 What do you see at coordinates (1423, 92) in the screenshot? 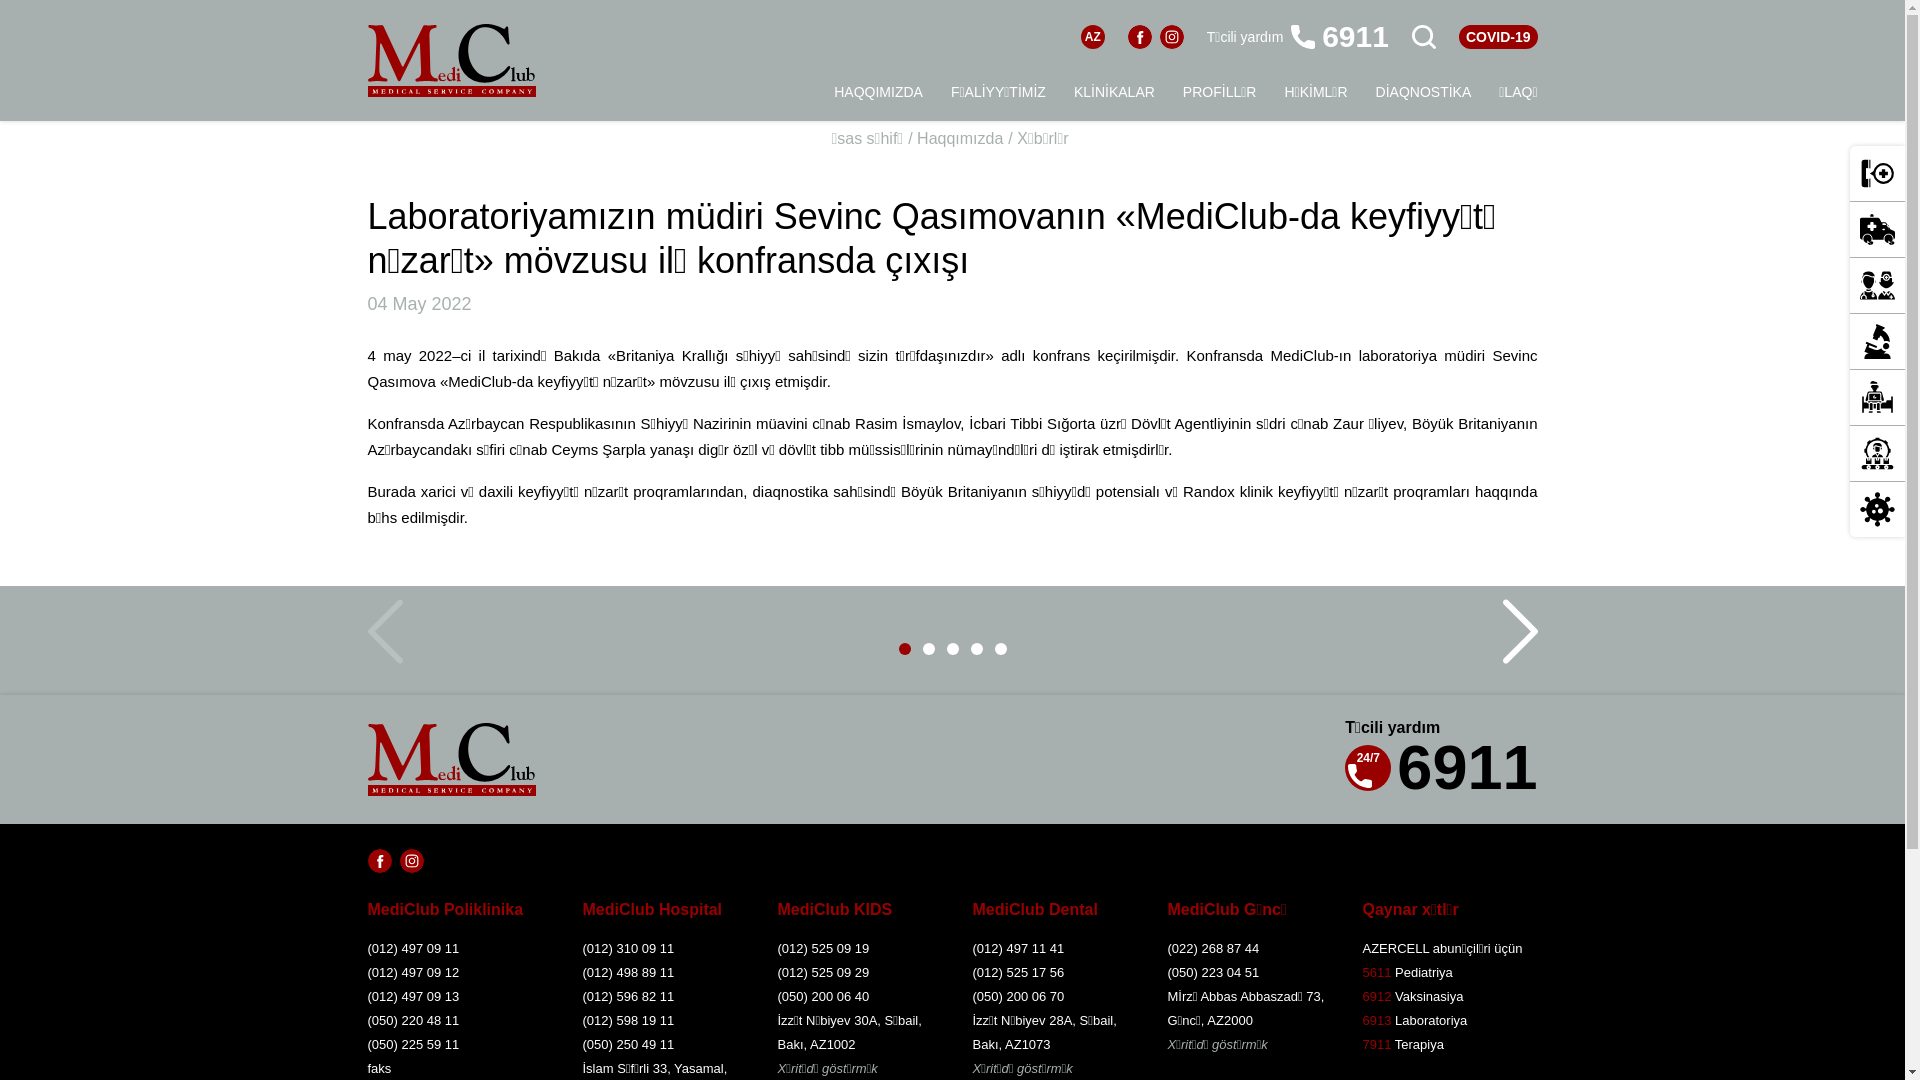
I see `'DIAQNOSTIKA'` at bounding box center [1423, 92].